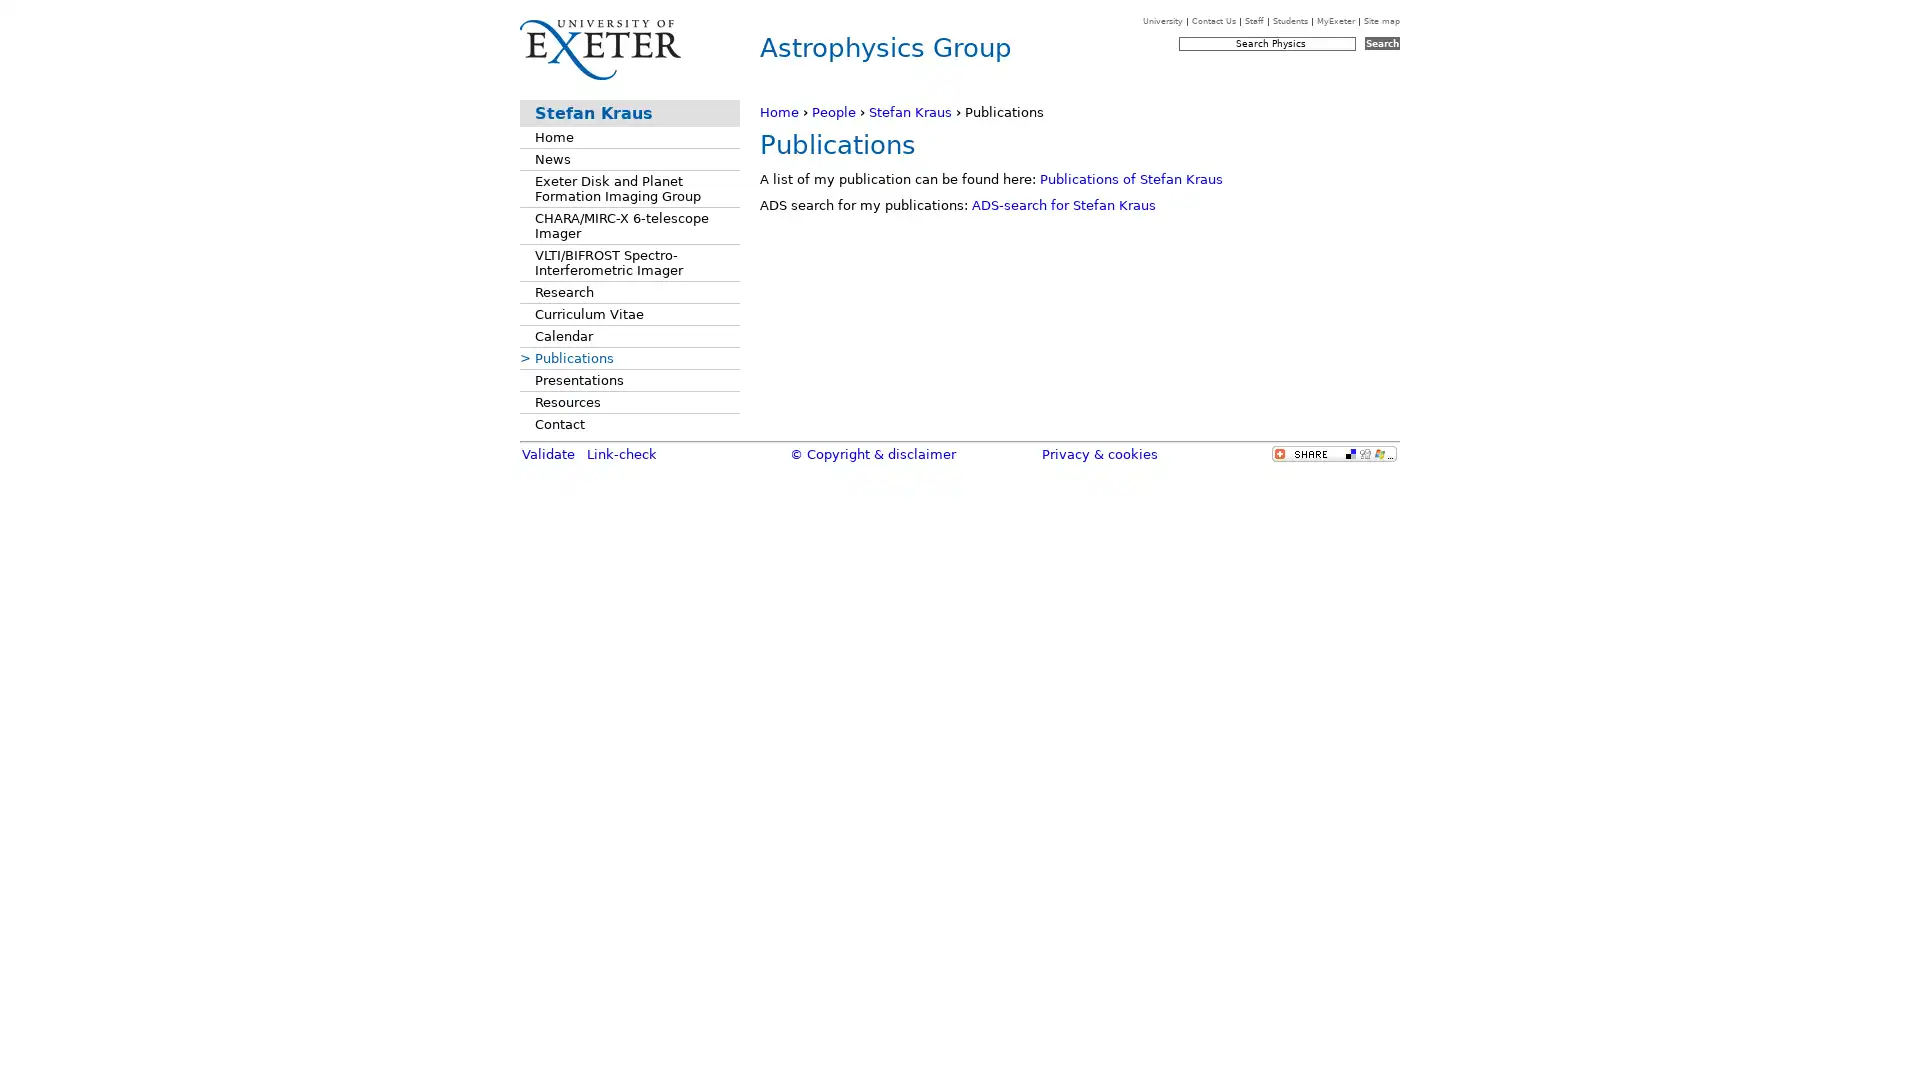 This screenshot has height=1080, width=1920. I want to click on Search, so click(1381, 43).